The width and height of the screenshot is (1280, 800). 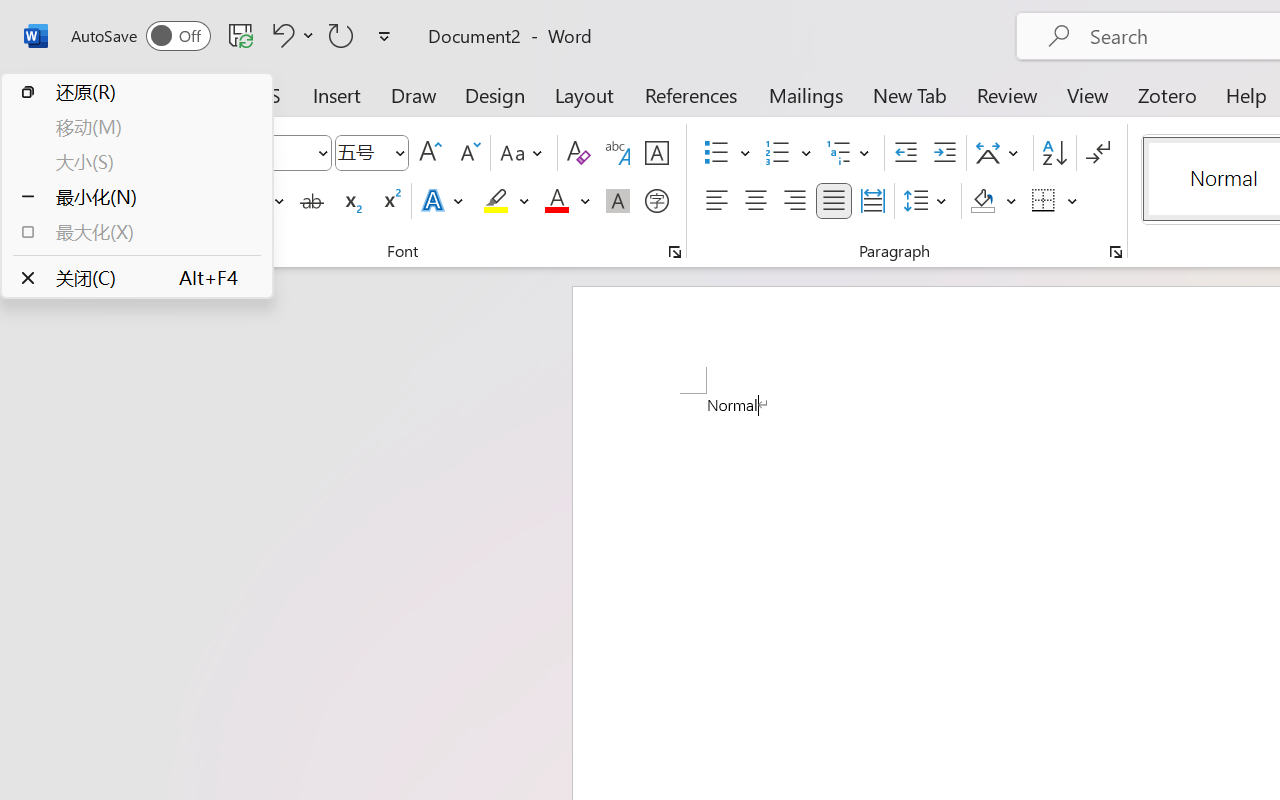 What do you see at coordinates (583, 94) in the screenshot?
I see `'Layout'` at bounding box center [583, 94].